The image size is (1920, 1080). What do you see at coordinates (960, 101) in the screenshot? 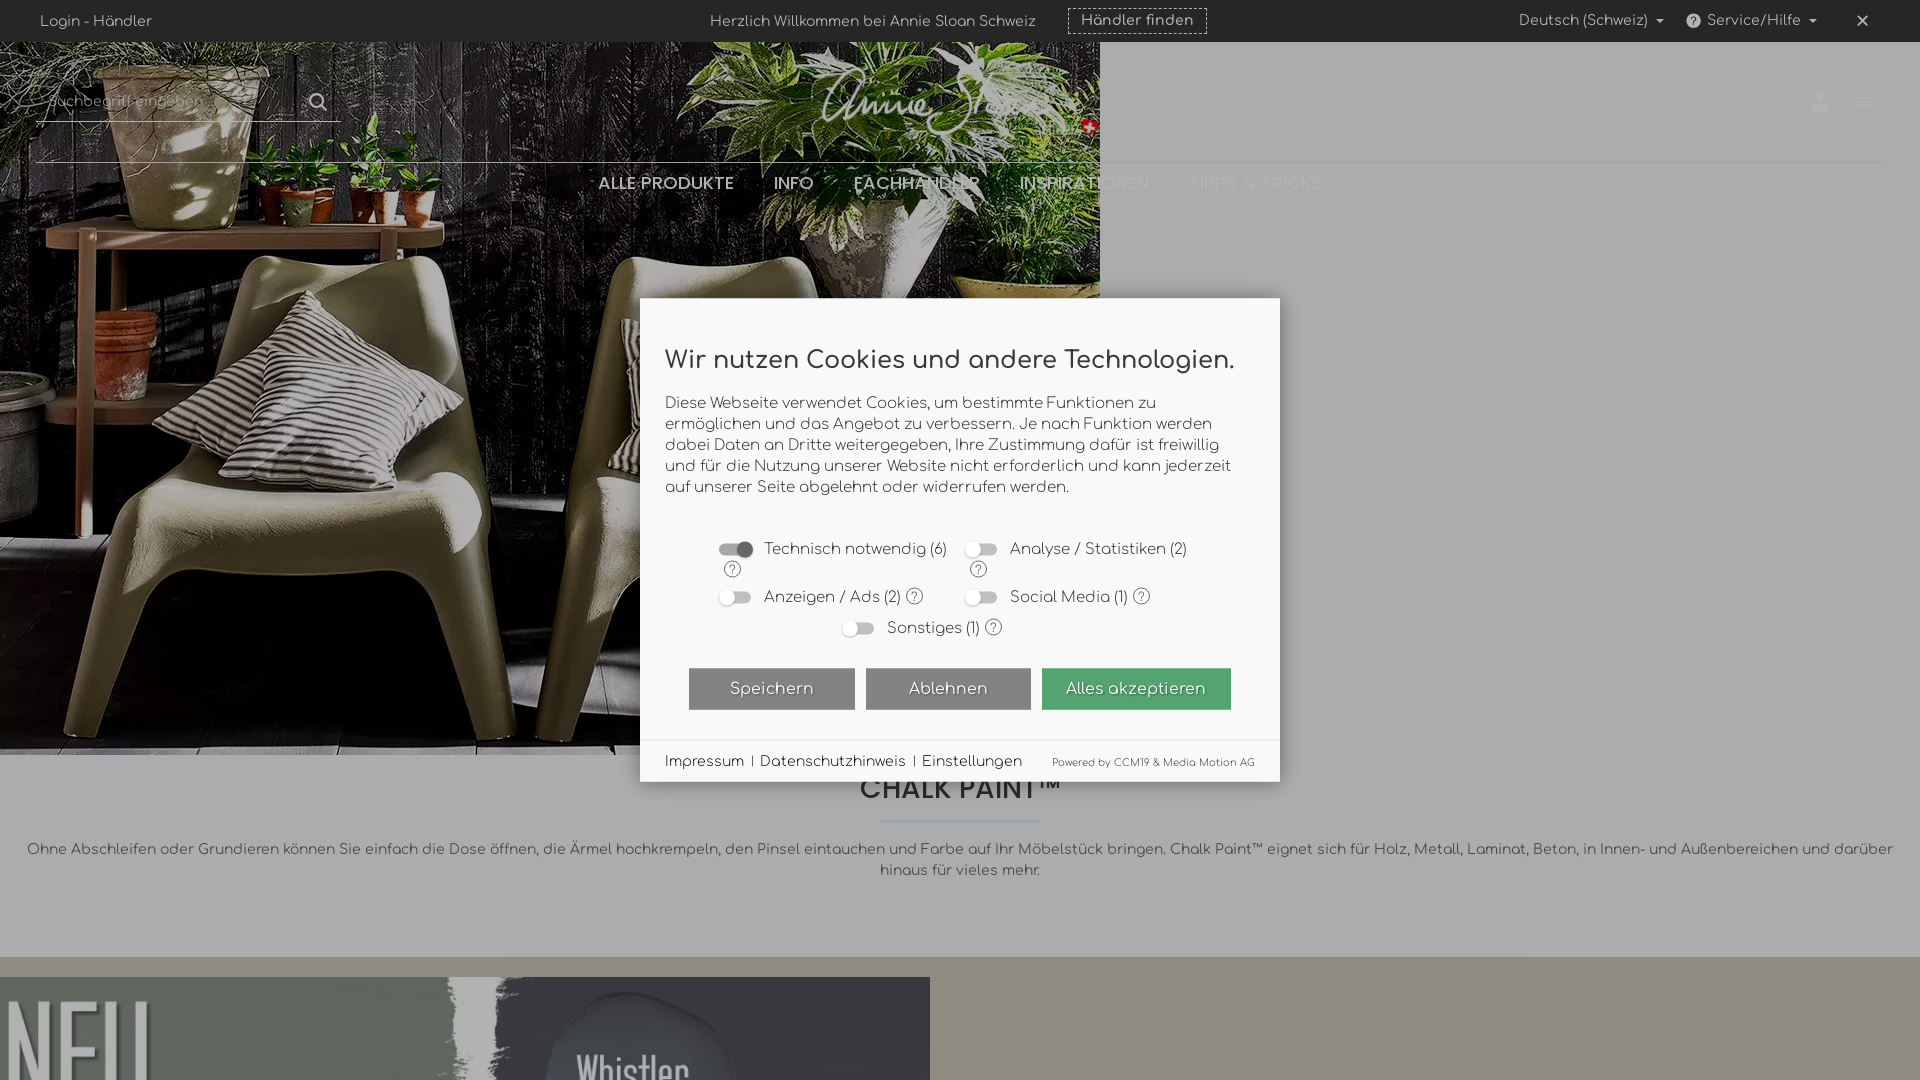
I see `'Zur Startseite gehen'` at bounding box center [960, 101].